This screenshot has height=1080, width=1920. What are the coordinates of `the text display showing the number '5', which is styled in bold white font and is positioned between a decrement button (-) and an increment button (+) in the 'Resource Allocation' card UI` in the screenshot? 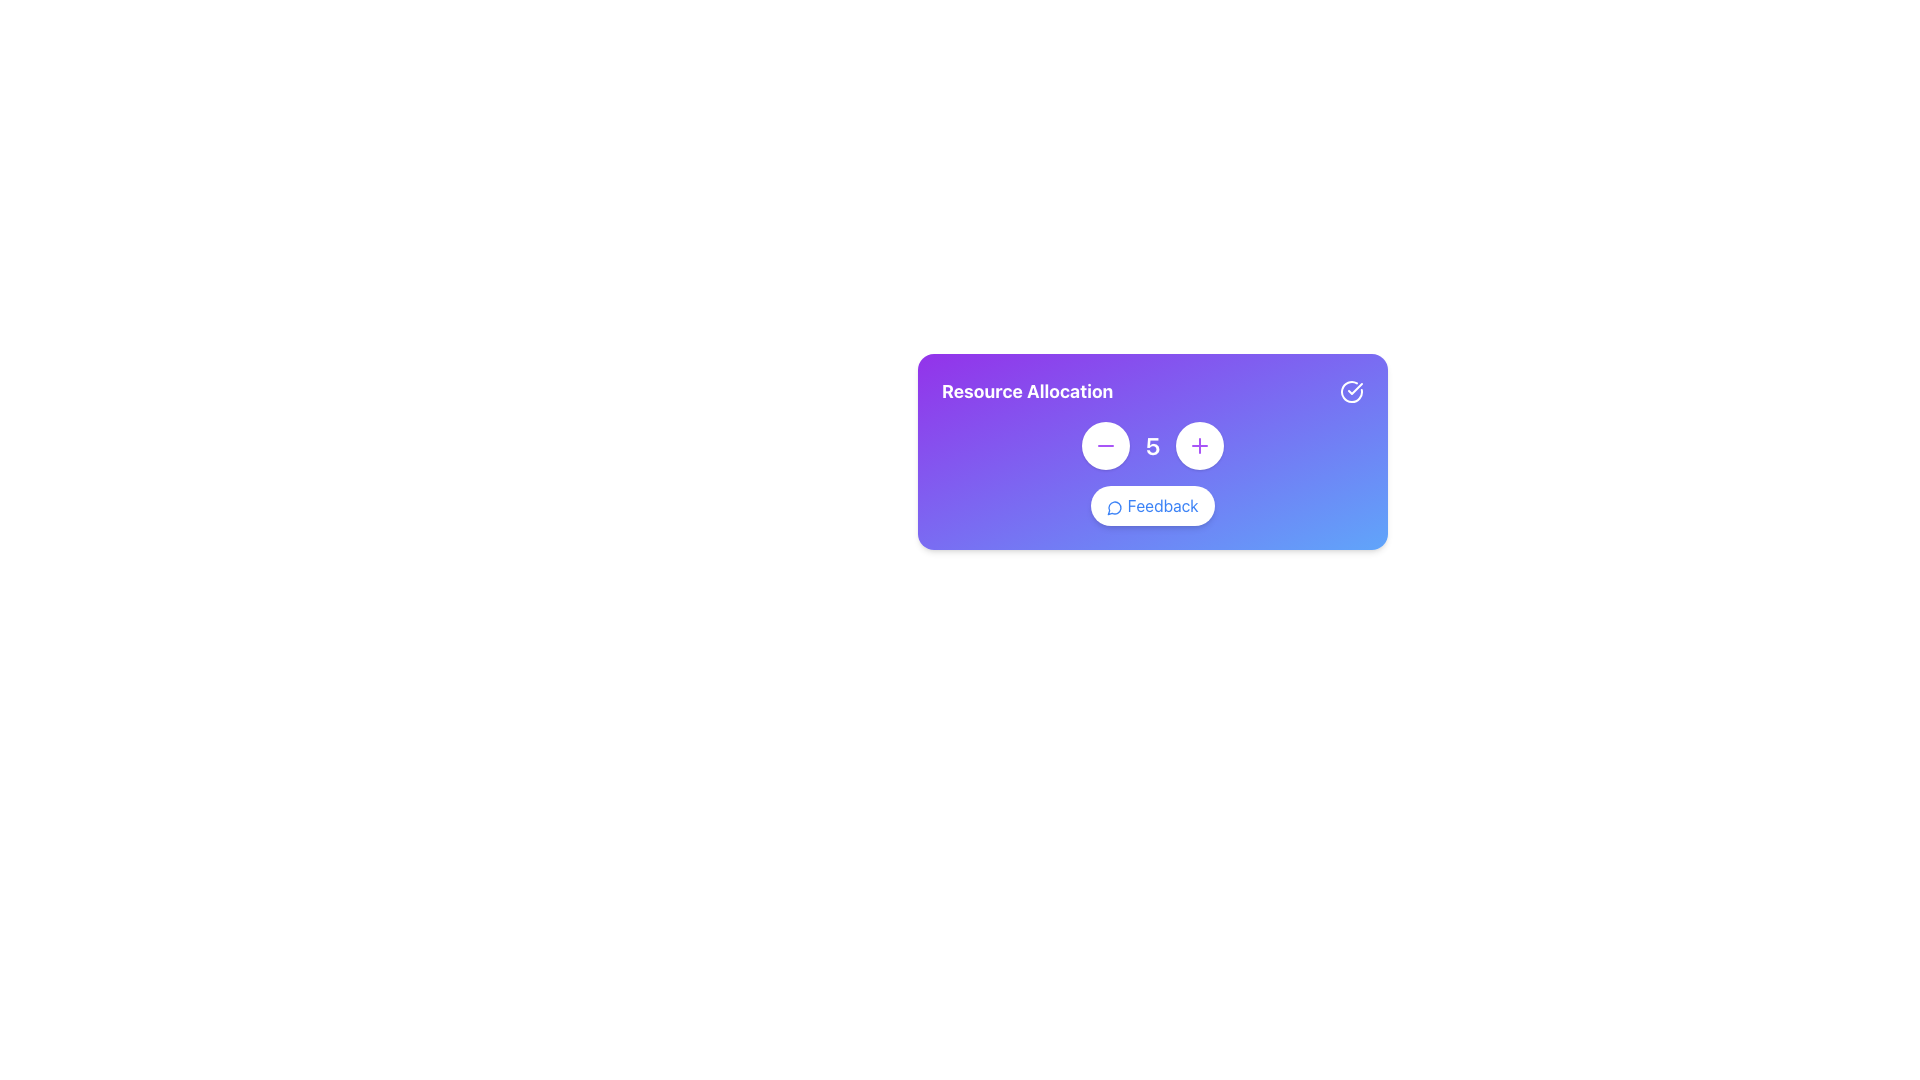 It's located at (1152, 445).